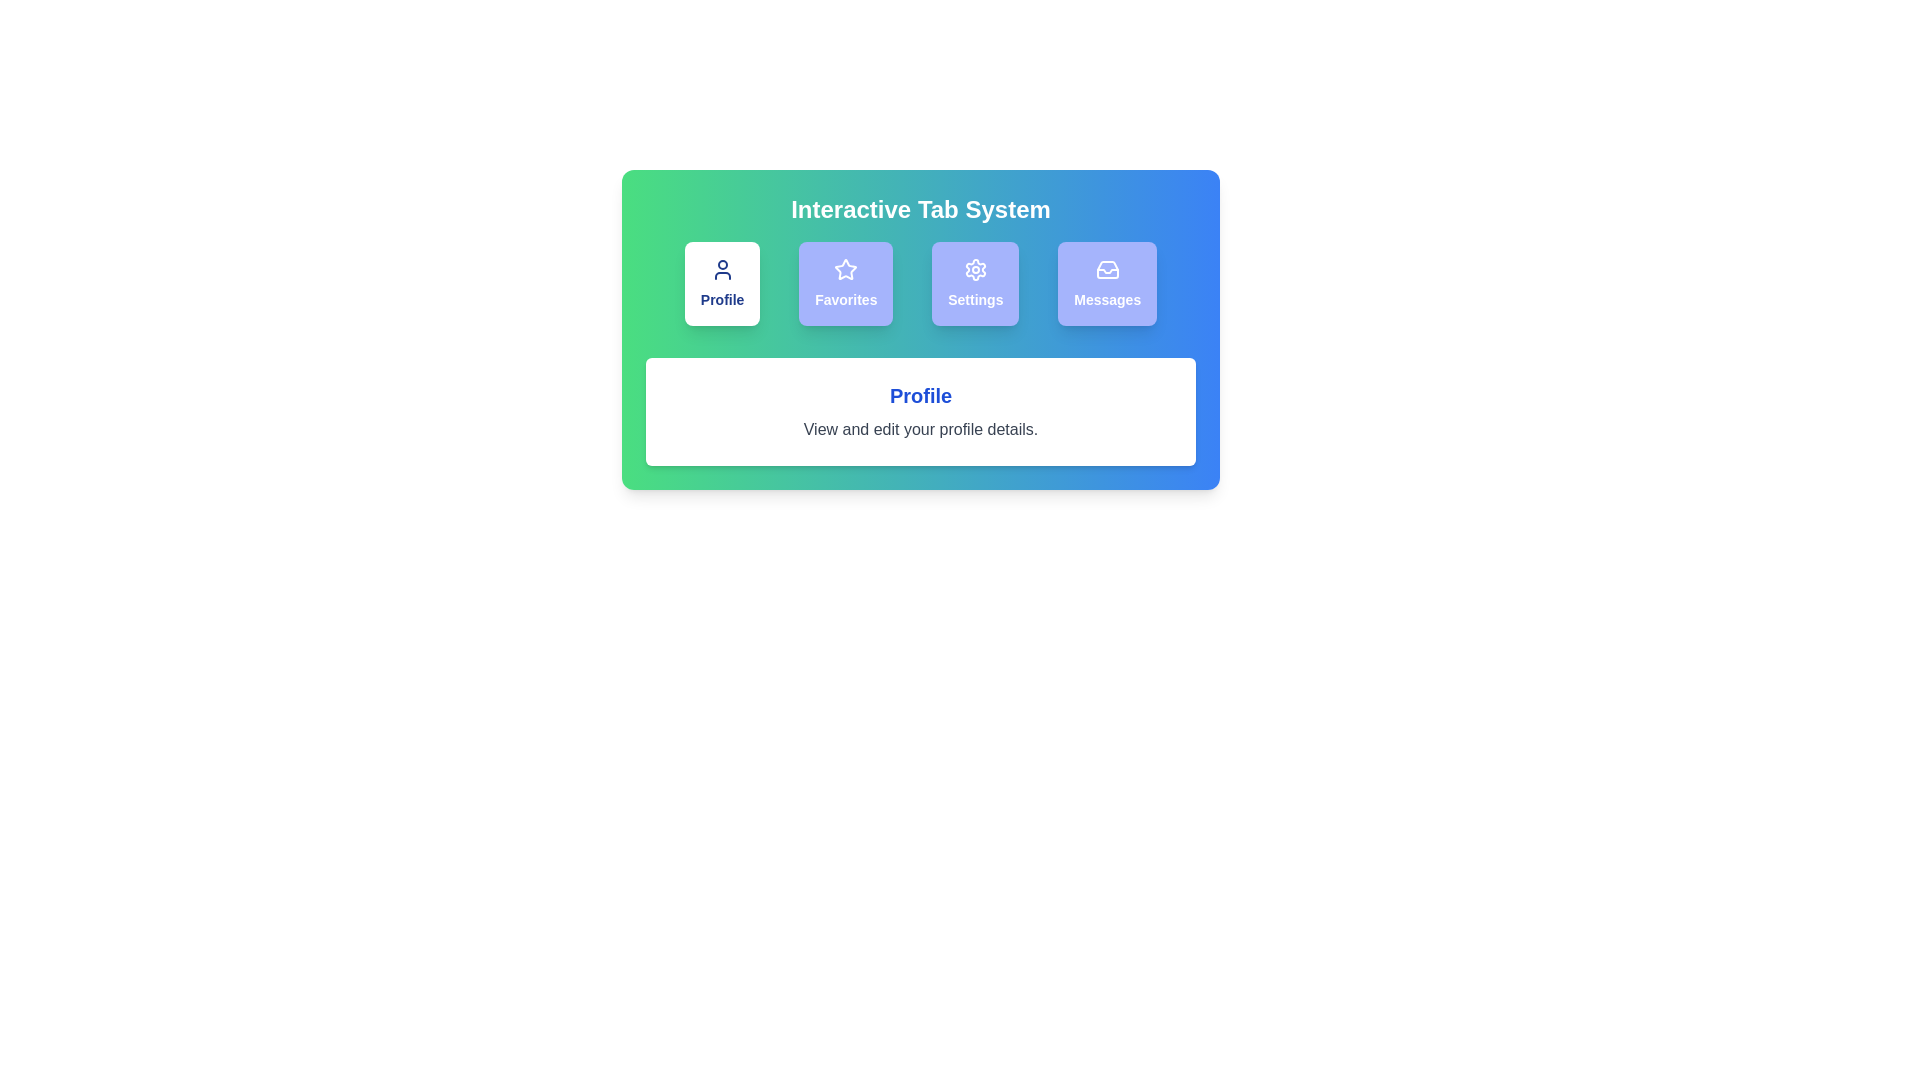  Describe the element at coordinates (720, 284) in the screenshot. I see `the Profile tab to view its content` at that location.